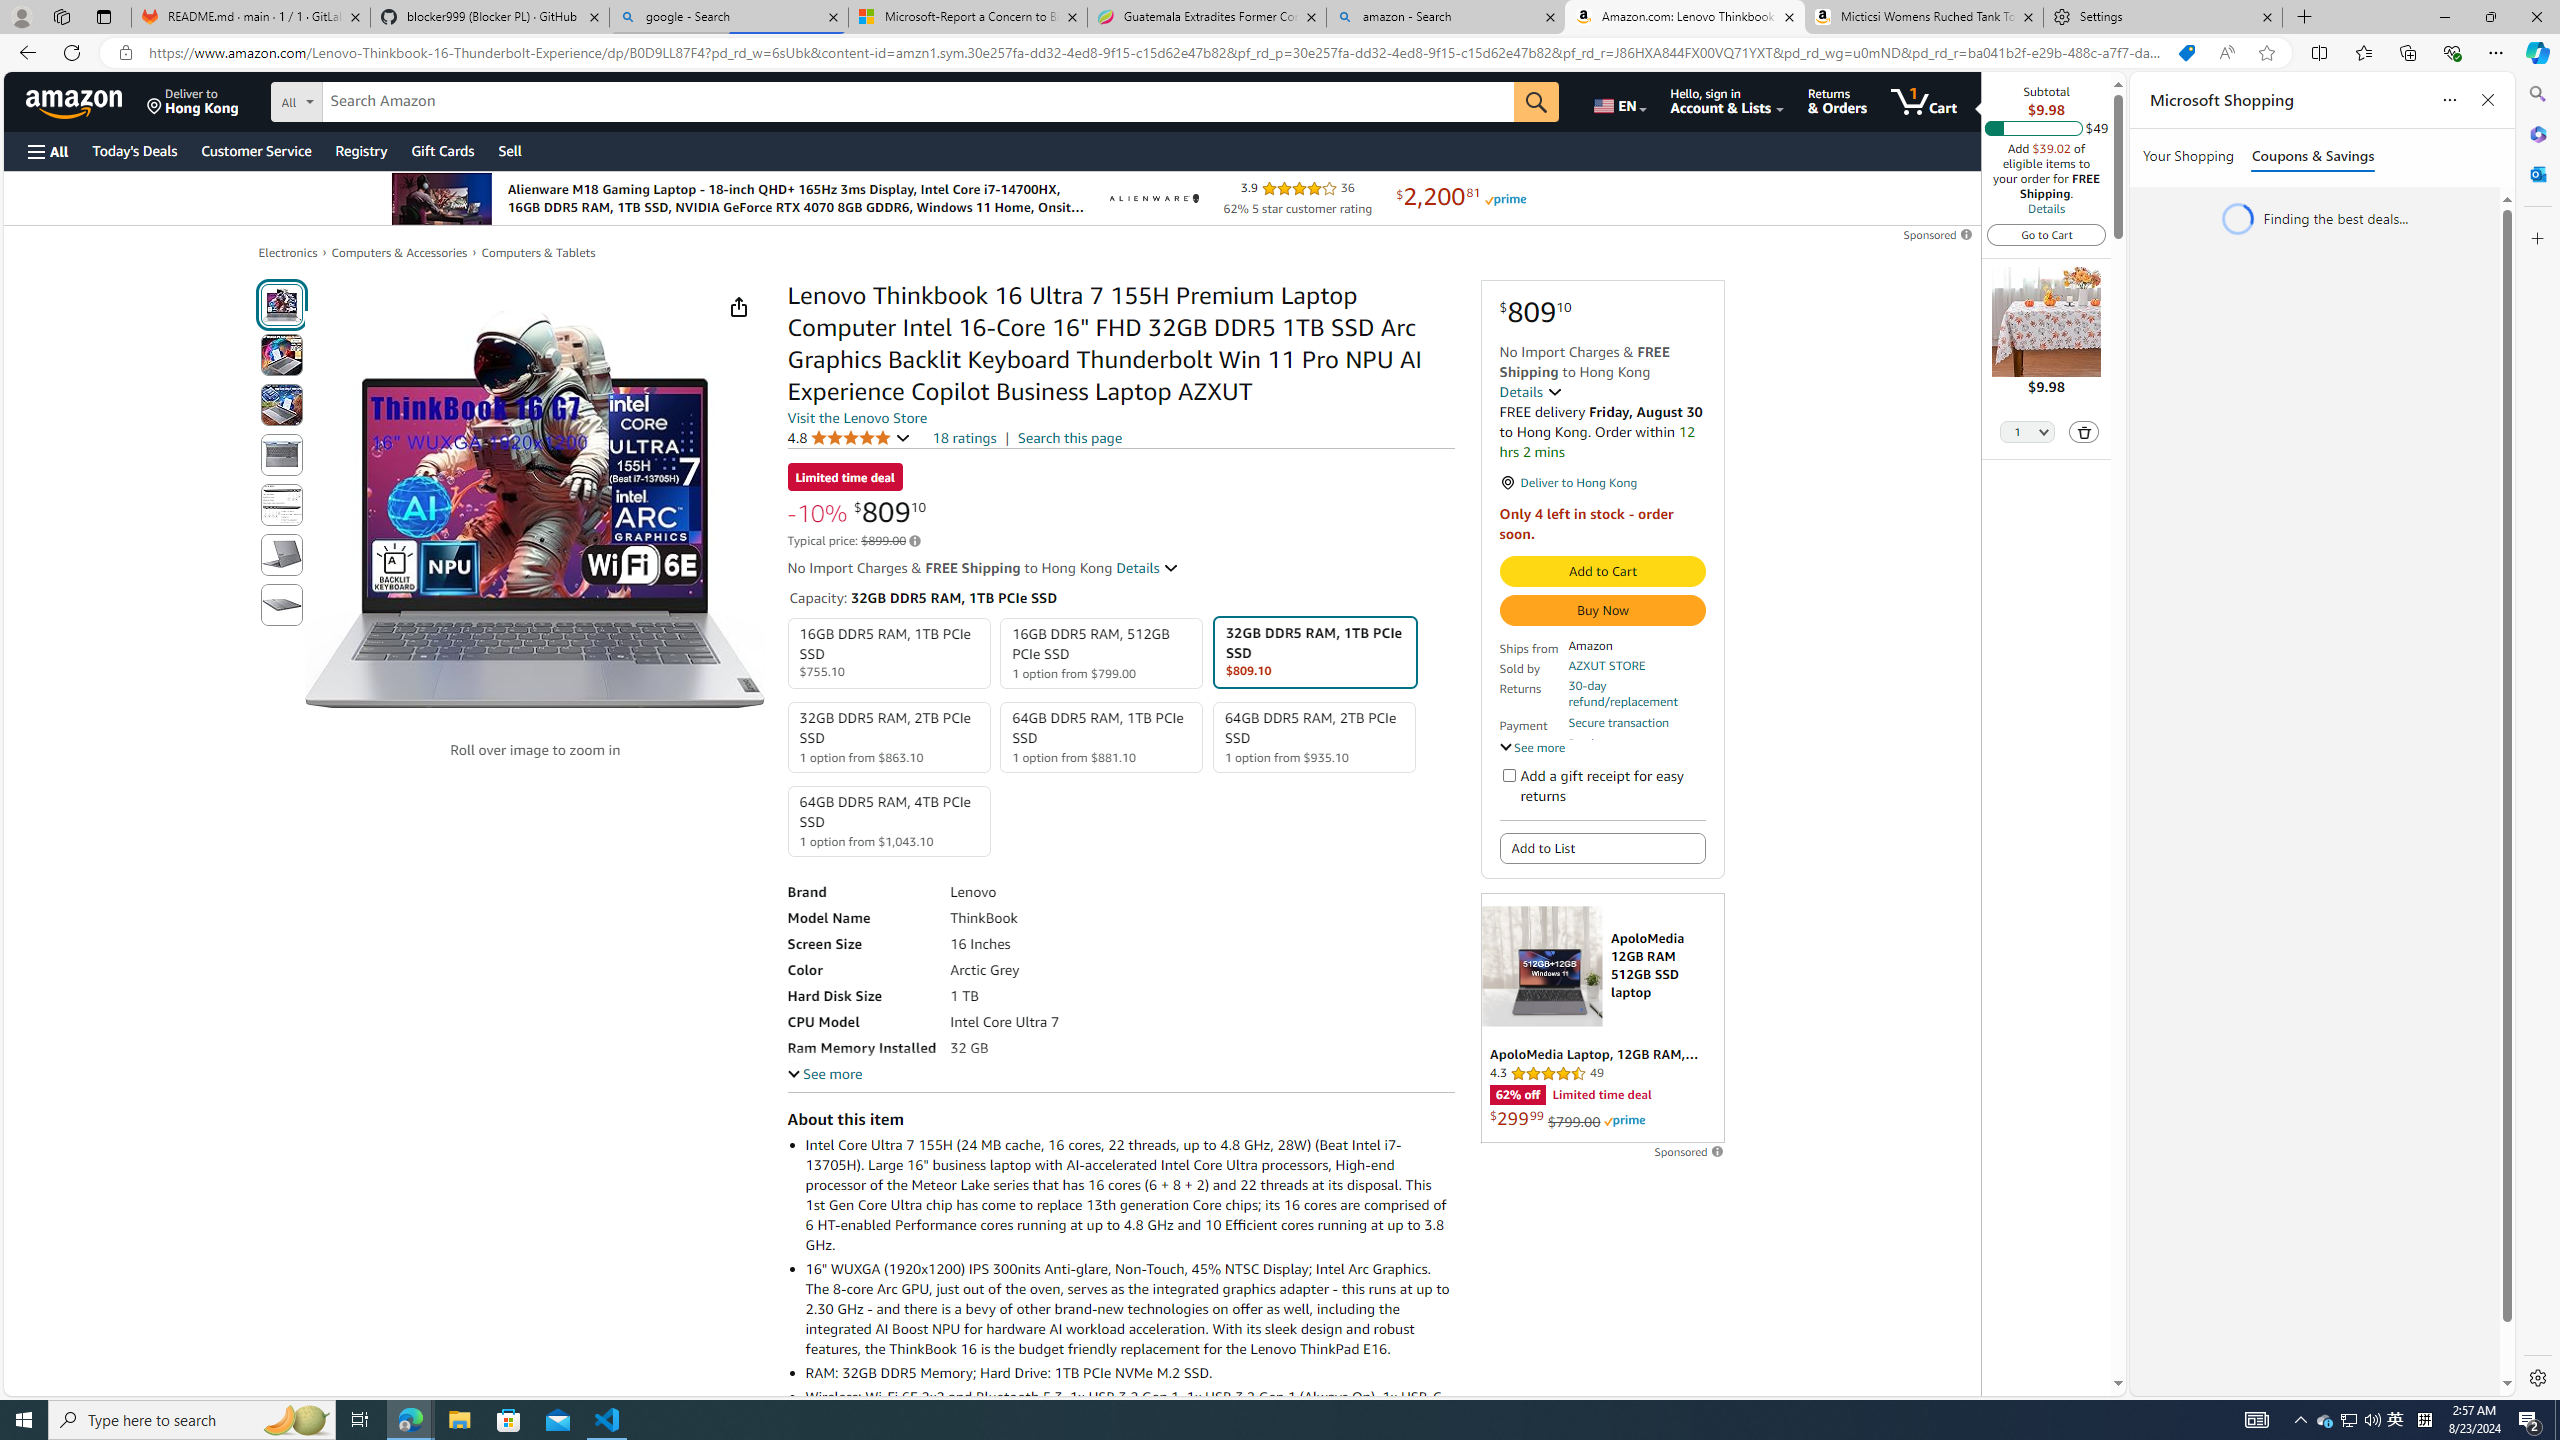  I want to click on '64GB DDR5 RAM, 4TB PCIe SSD 1 option from $1,043.10', so click(888, 820).